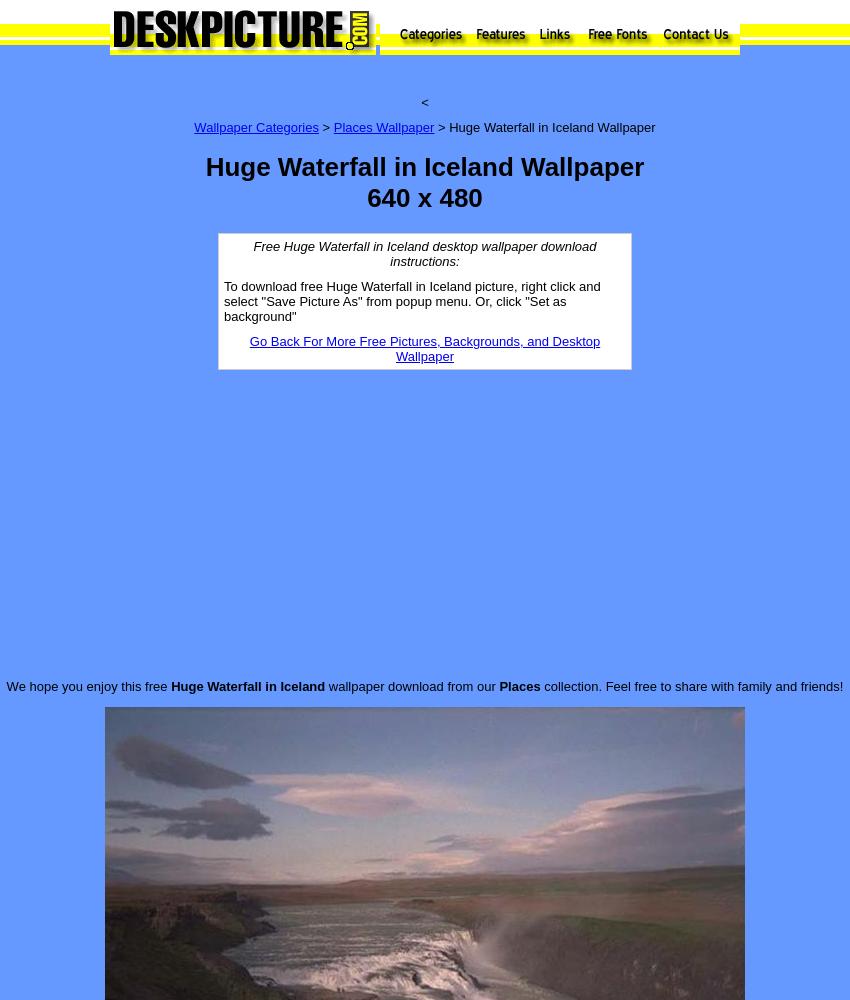 This screenshot has width=850, height=1000. What do you see at coordinates (248, 685) in the screenshot?
I see `'Huge Waterfall in Iceland'` at bounding box center [248, 685].